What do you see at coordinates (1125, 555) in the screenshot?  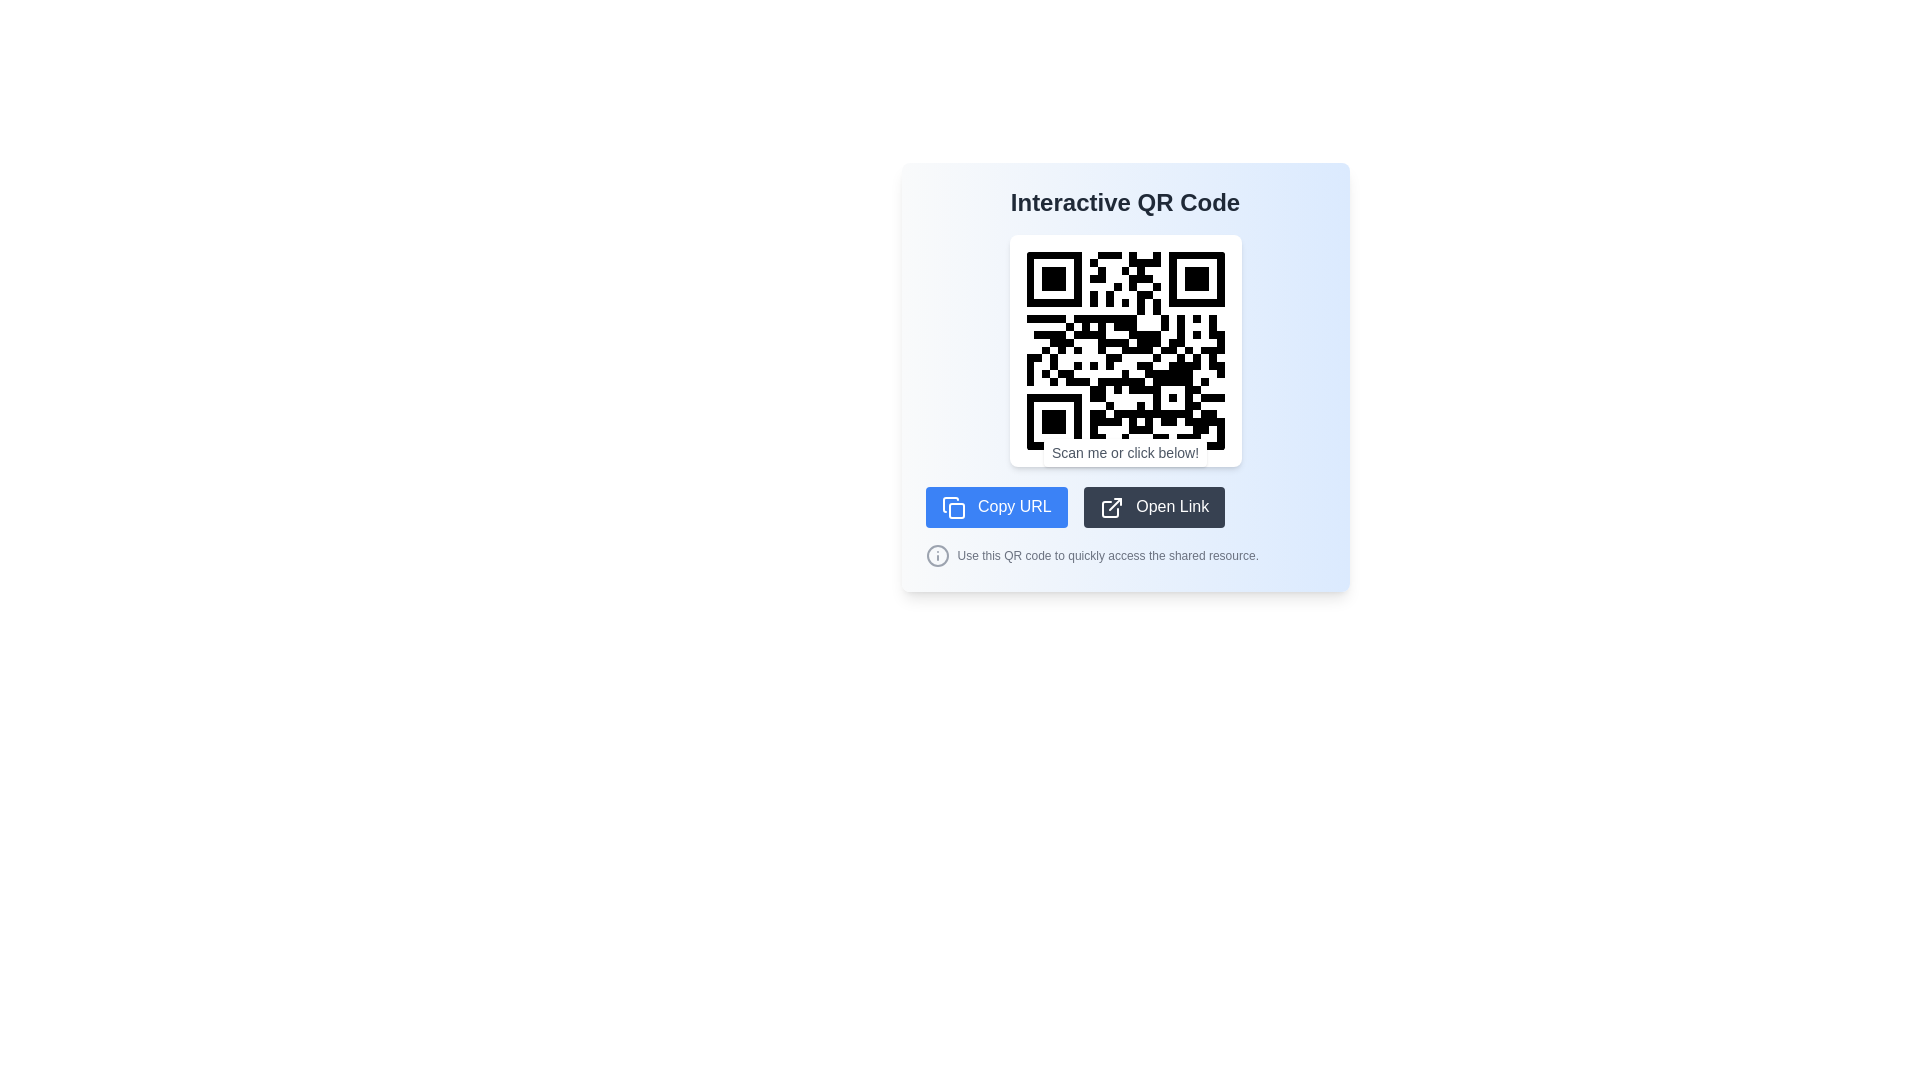 I see `the informational label located at the bottom of the card interface, directly below the 'Copy URL' and 'Open Link' buttons` at bounding box center [1125, 555].